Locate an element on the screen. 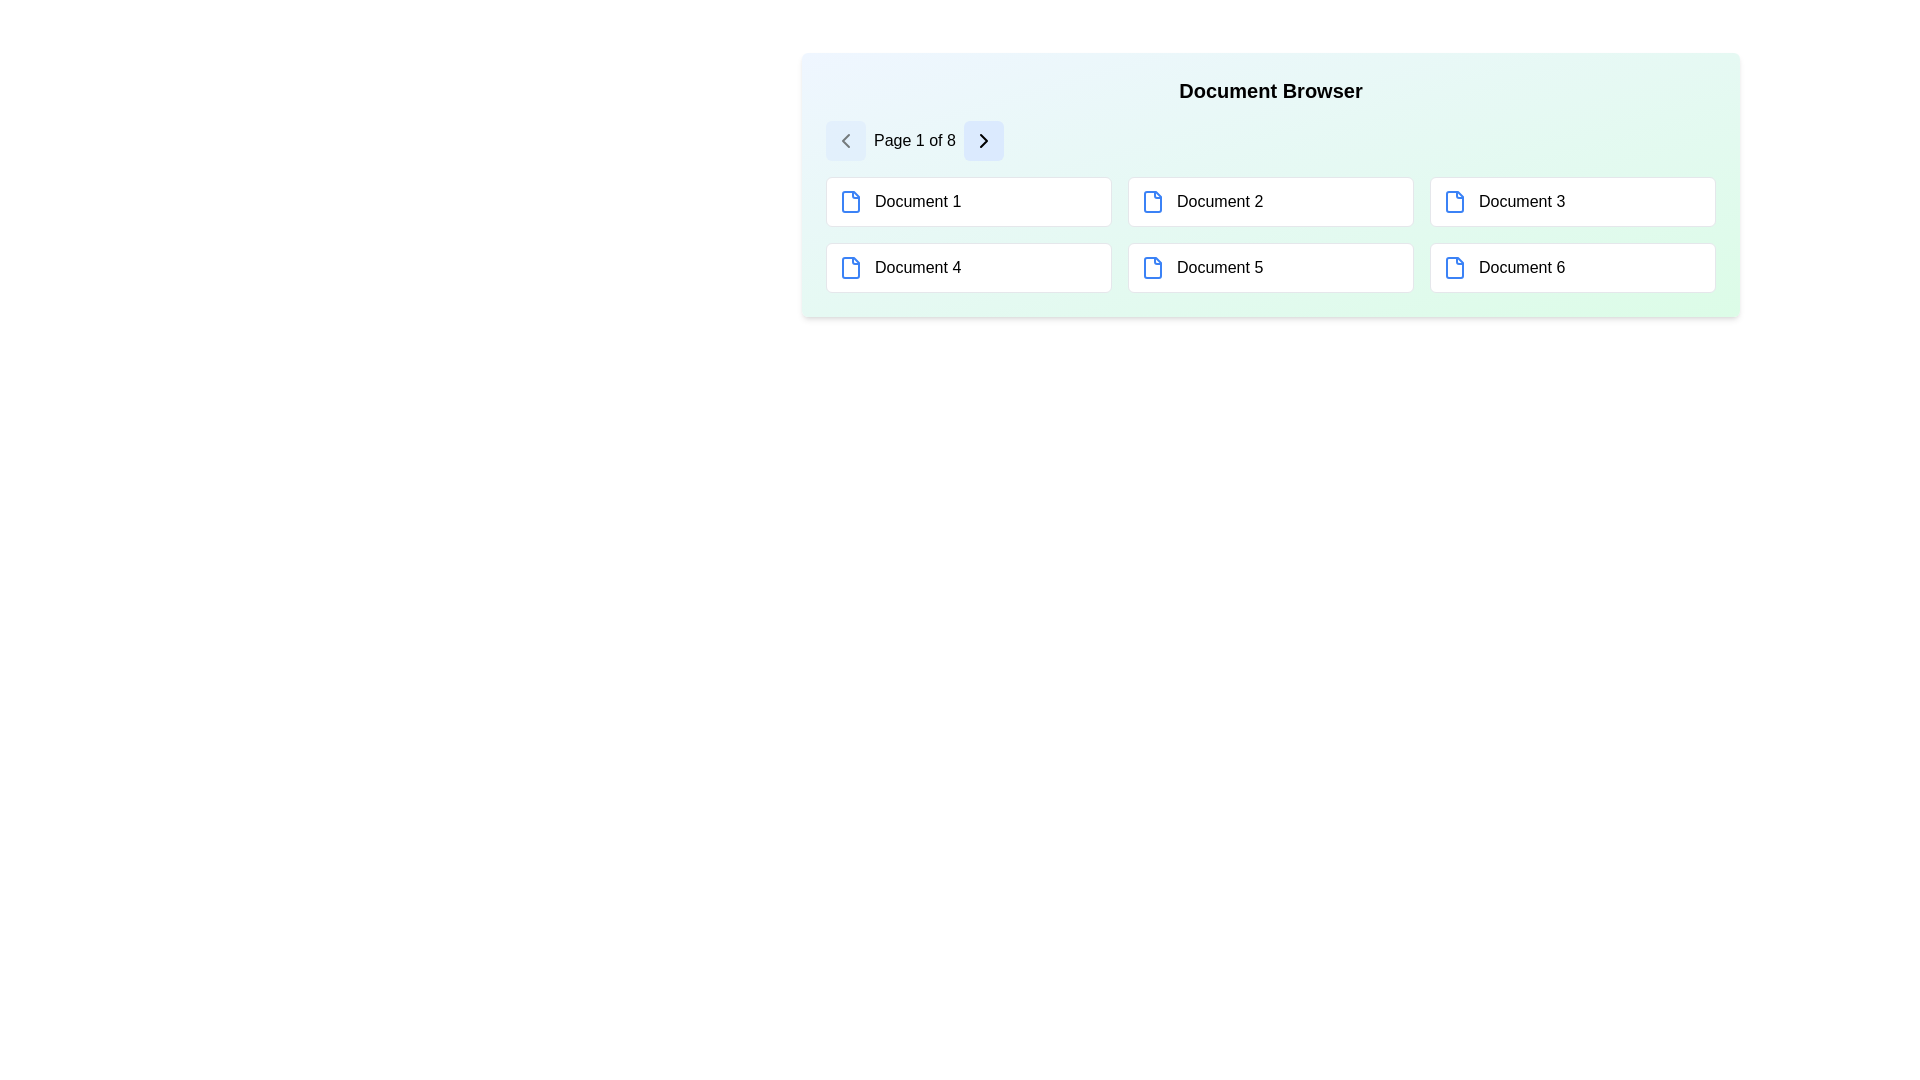 Image resolution: width=1920 pixels, height=1080 pixels. the blue outlined document icon next to 'Document 1' is located at coordinates (850, 201).